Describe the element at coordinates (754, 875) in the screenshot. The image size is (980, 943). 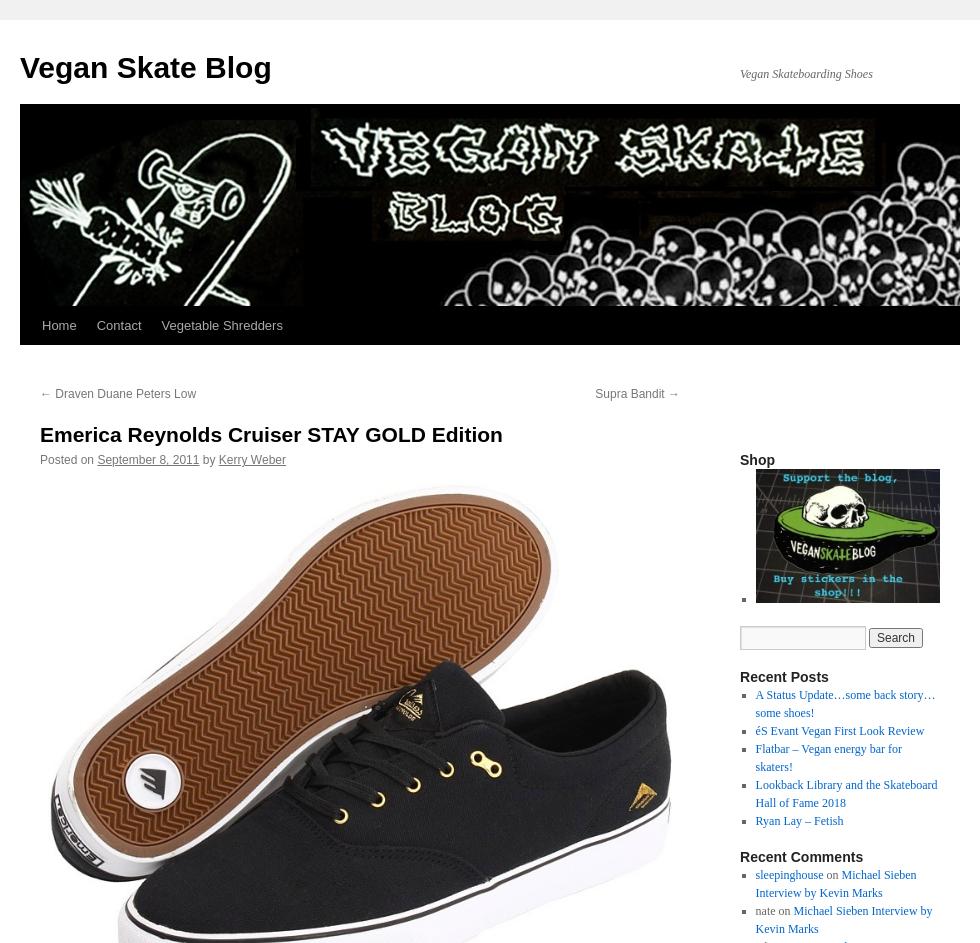
I see `'sleepinghouse'` at that location.